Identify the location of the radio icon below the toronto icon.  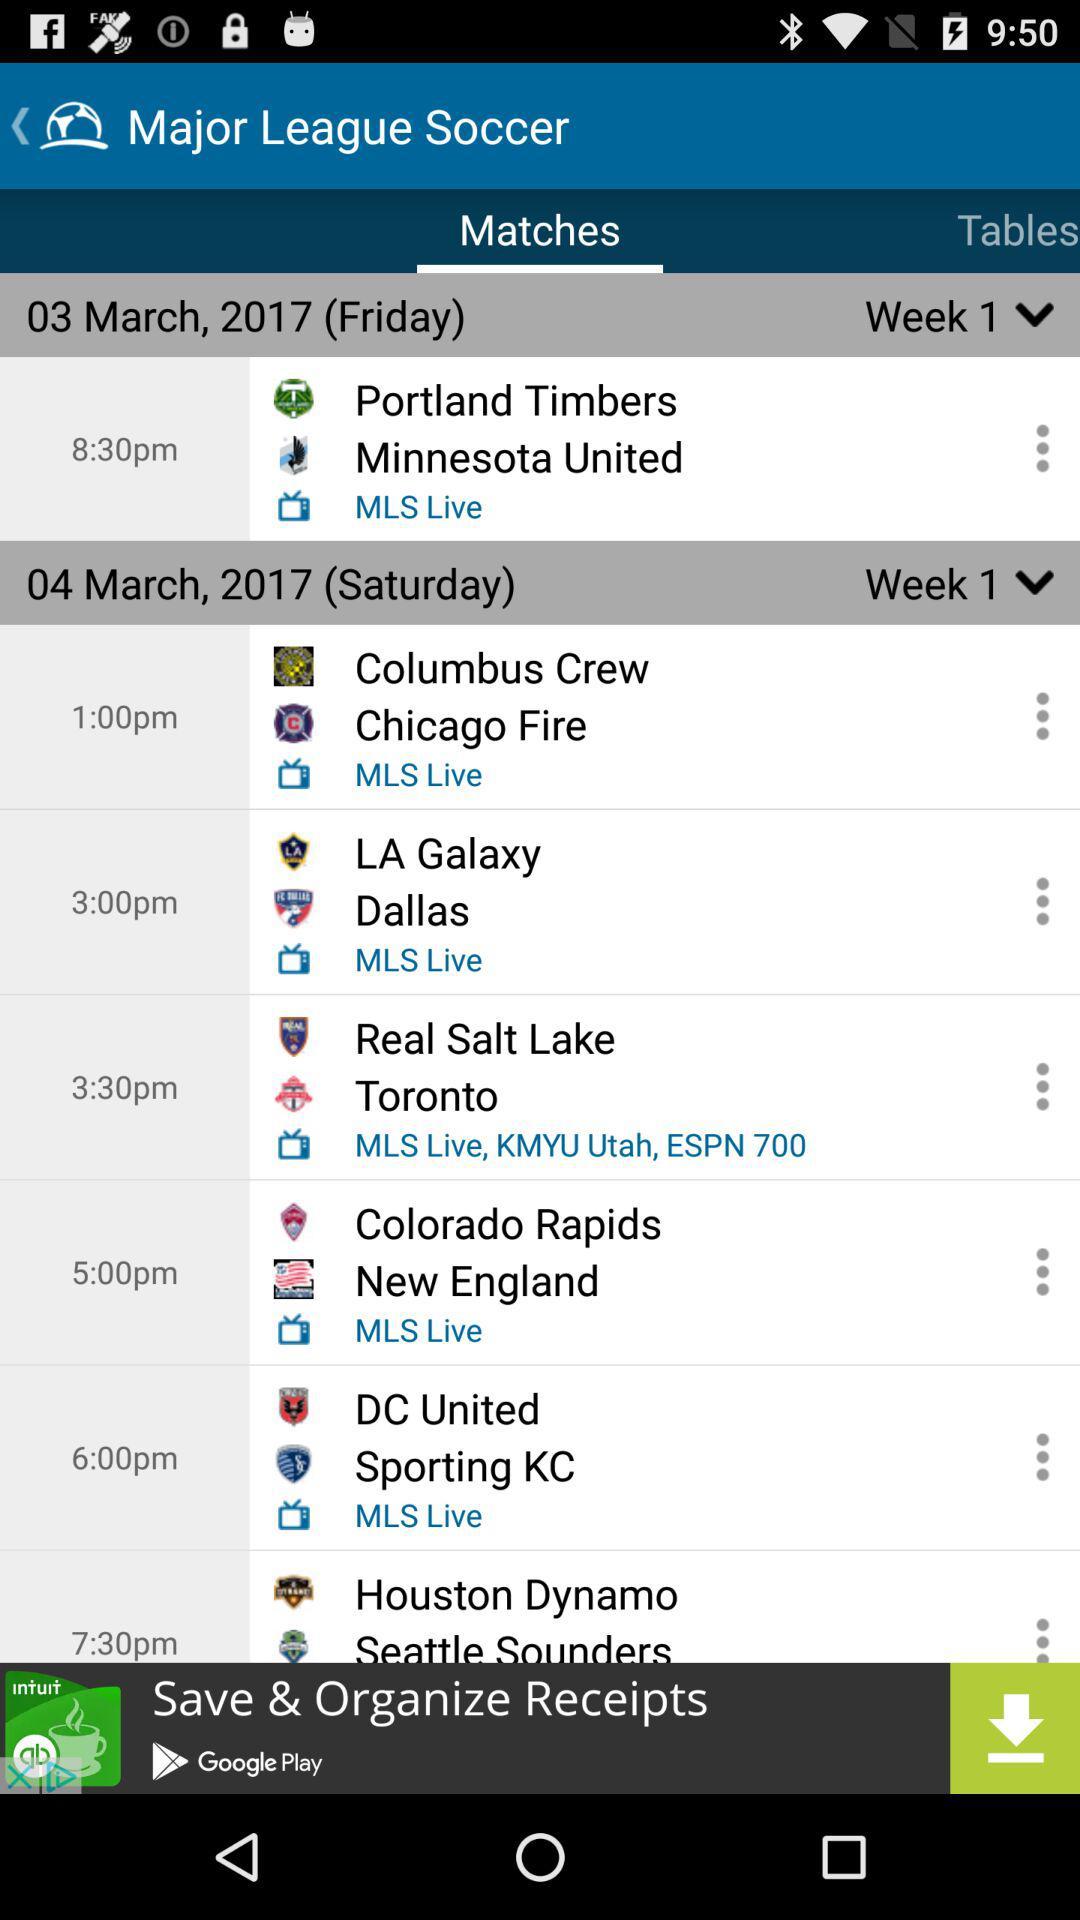
(293, 1143).